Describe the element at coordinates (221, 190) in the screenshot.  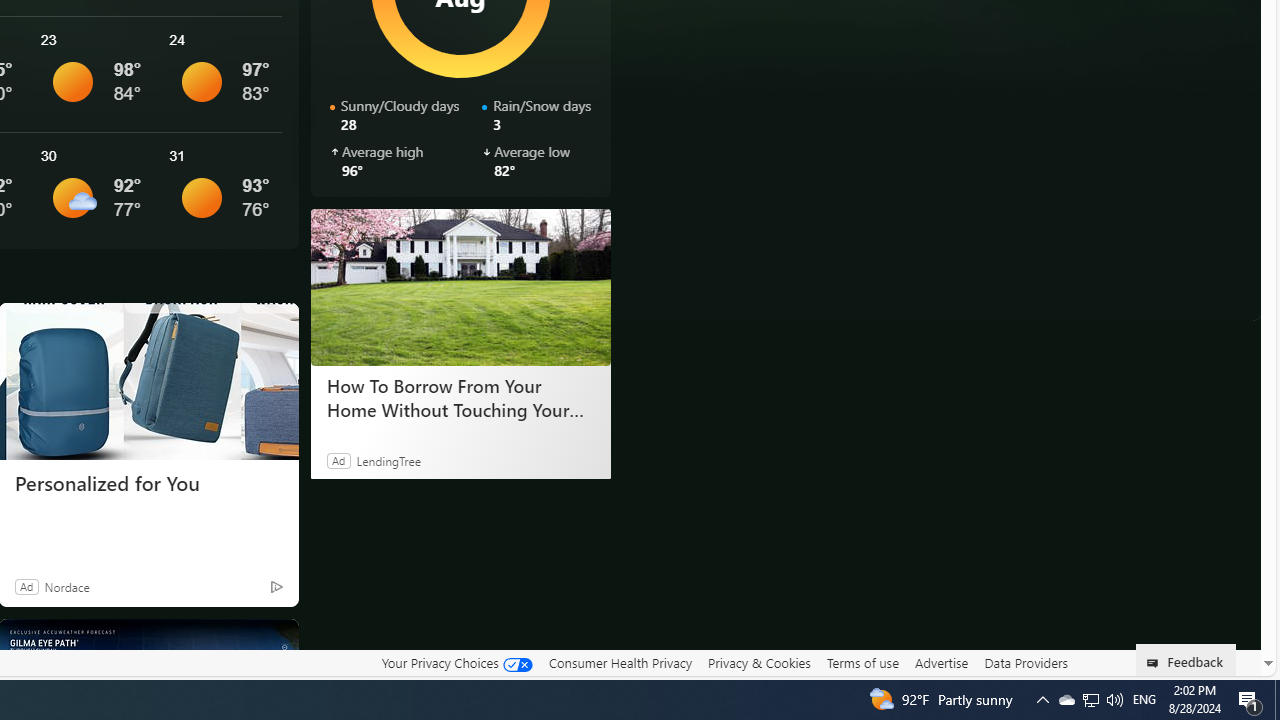
I see `'See More Details'` at that location.